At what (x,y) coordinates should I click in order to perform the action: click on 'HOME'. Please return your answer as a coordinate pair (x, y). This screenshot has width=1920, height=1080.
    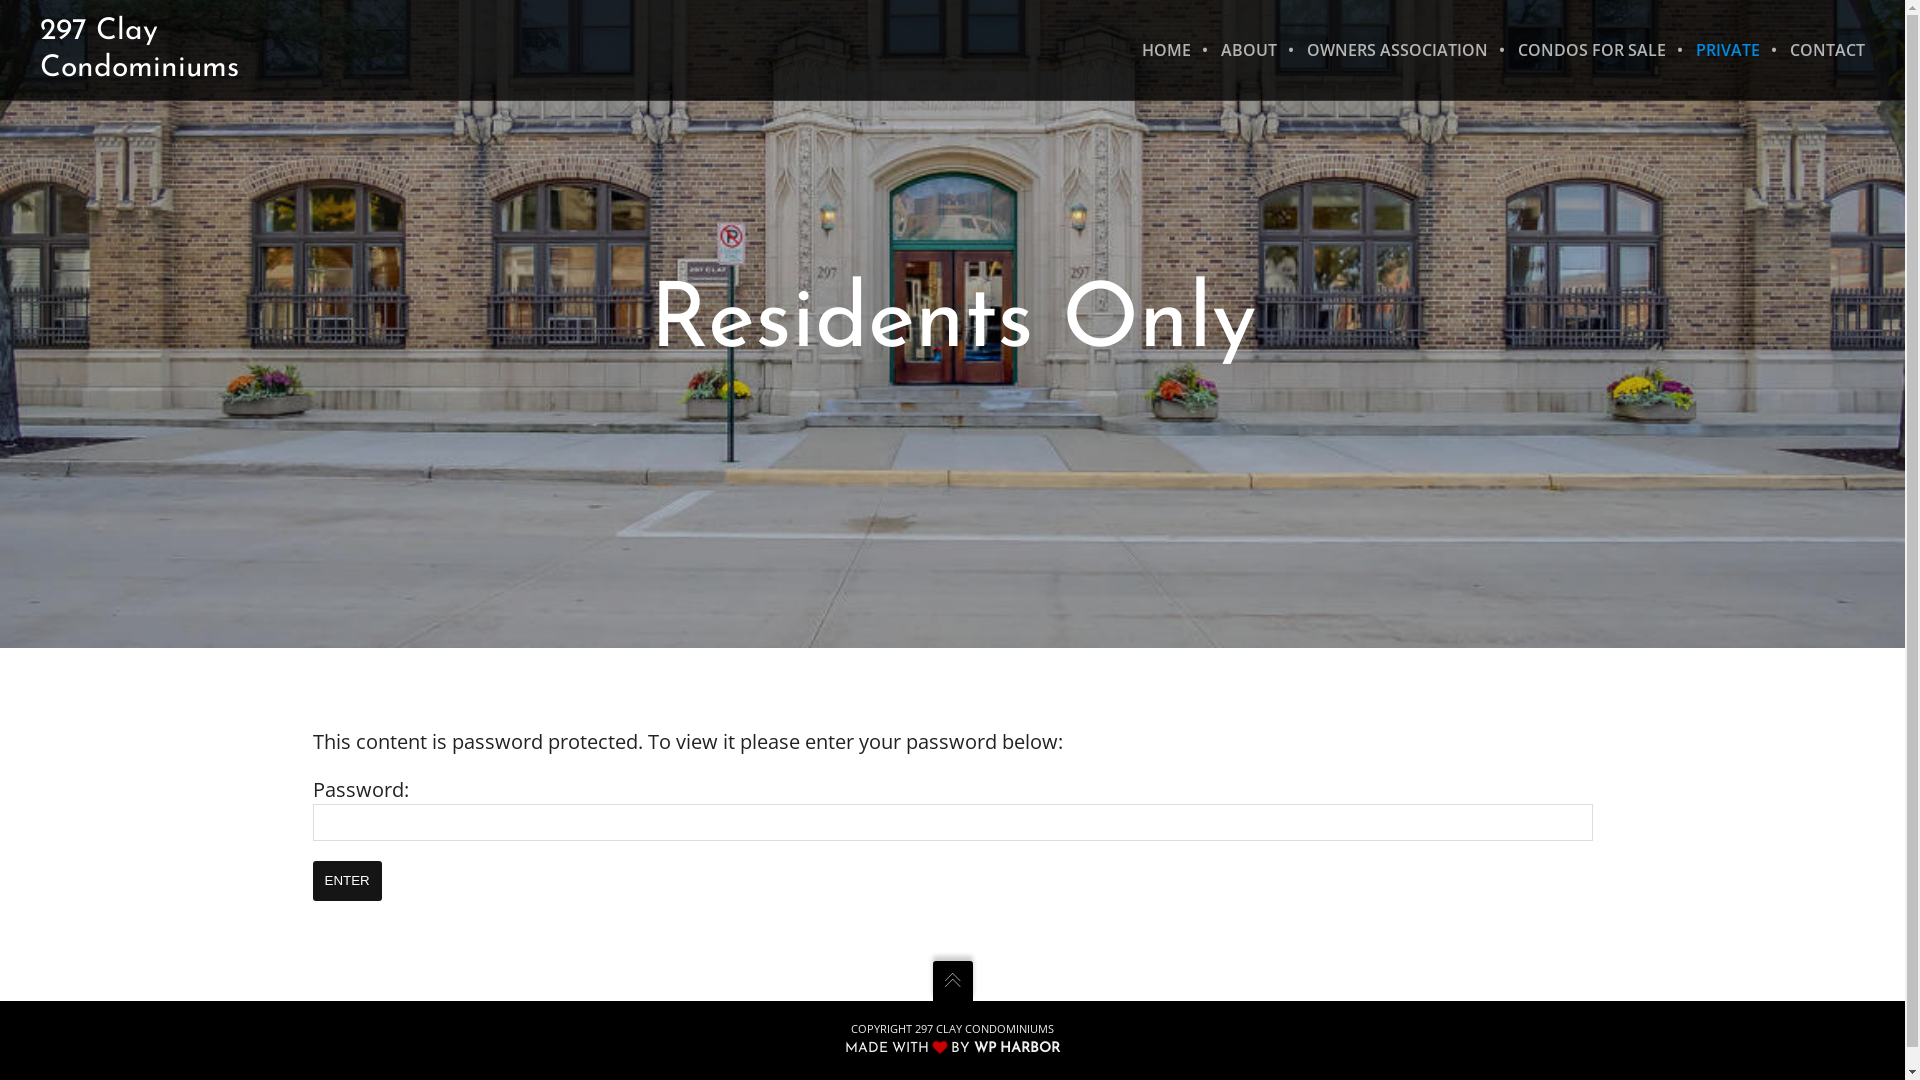
    Looking at the image, I should click on (1166, 49).